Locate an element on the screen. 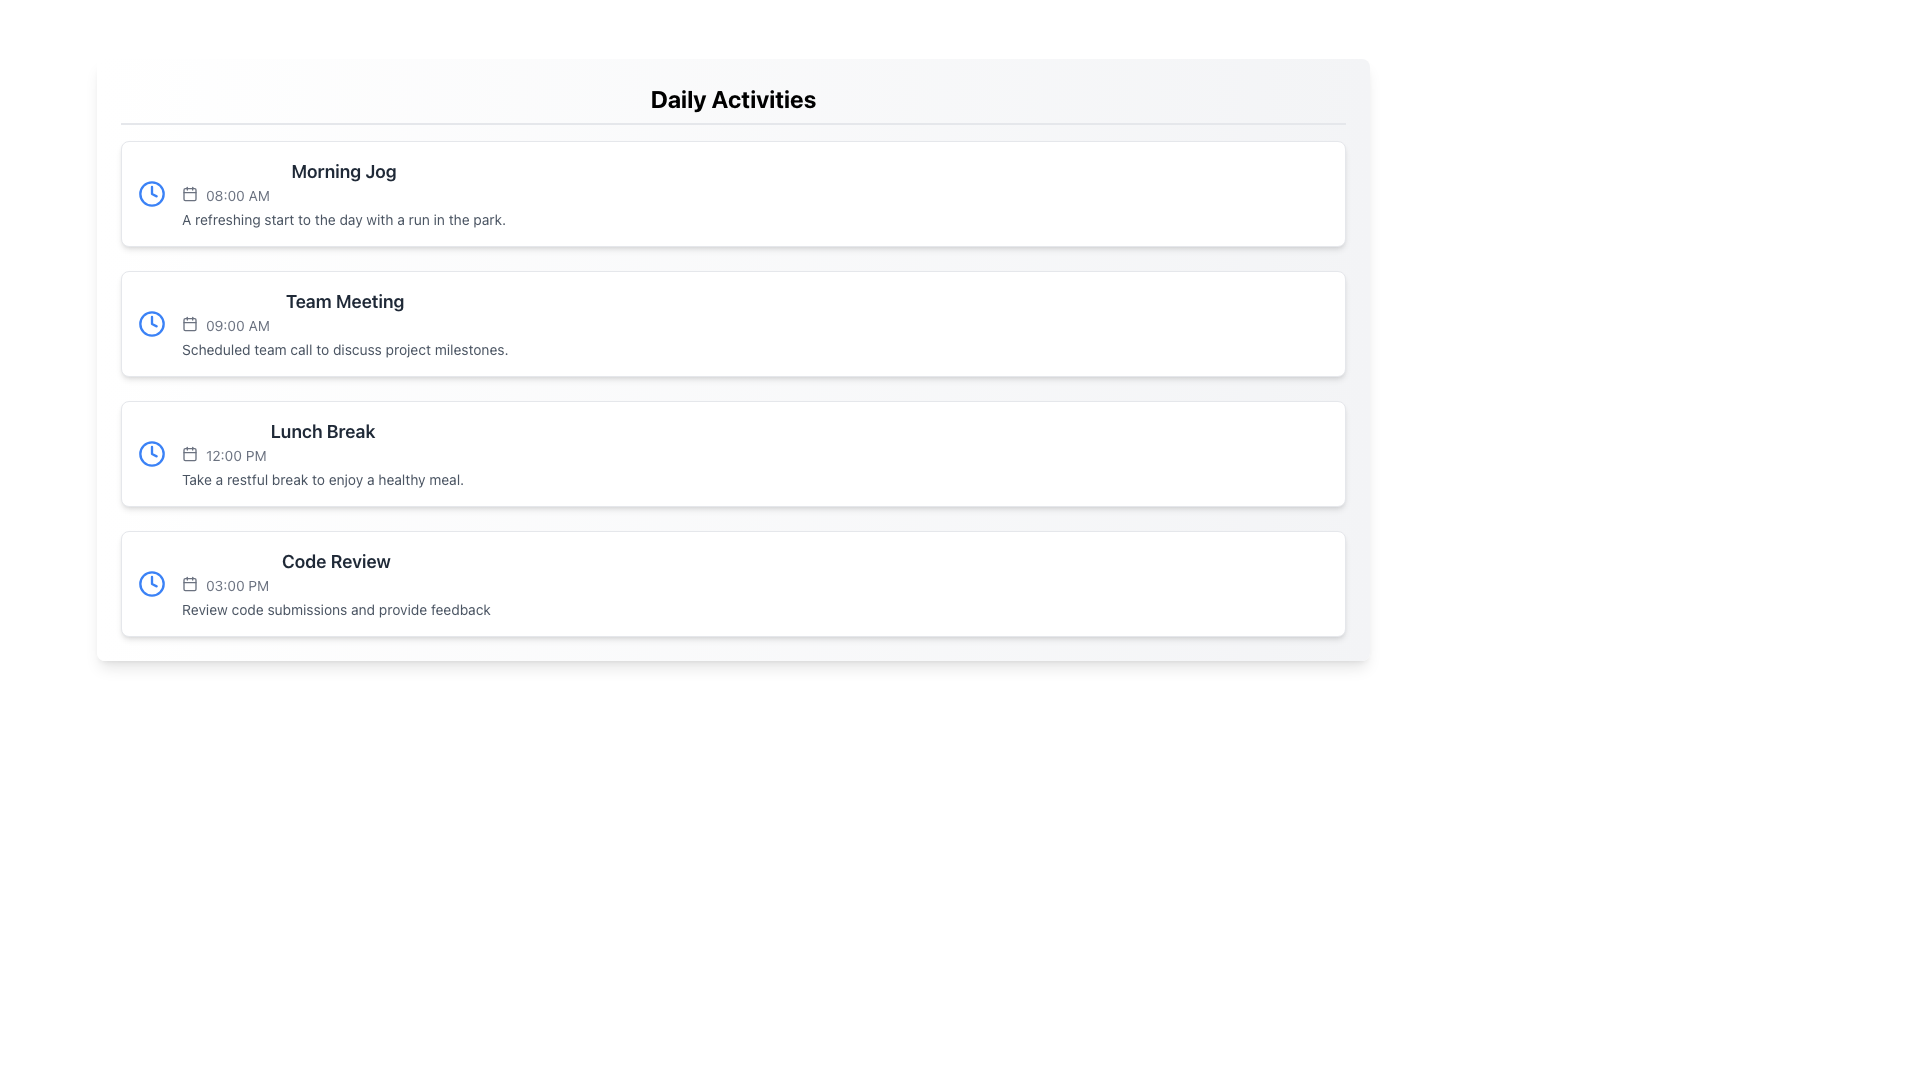 Image resolution: width=1920 pixels, height=1080 pixels. the decorative circular component located inside the clock icon of the 'Code Review' entry in the 'Daily Activities' list is located at coordinates (151, 583).